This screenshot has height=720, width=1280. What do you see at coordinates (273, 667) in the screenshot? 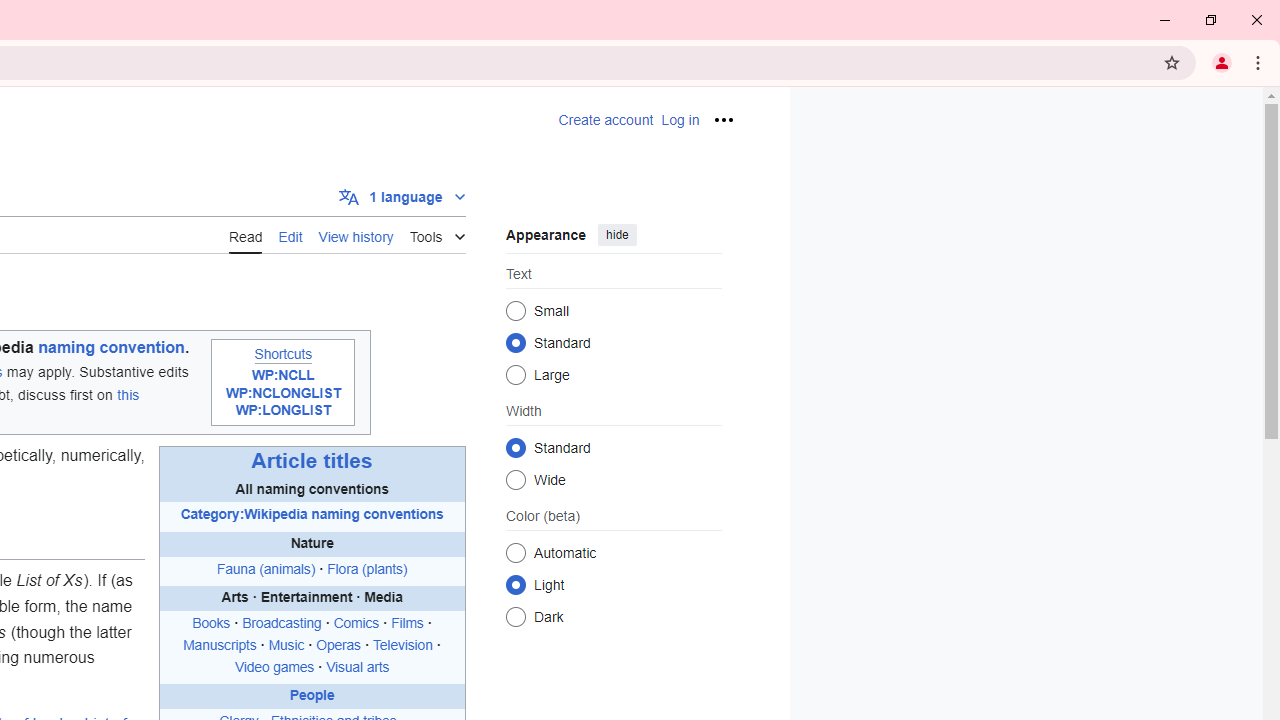
I see `'Video games'` at bounding box center [273, 667].